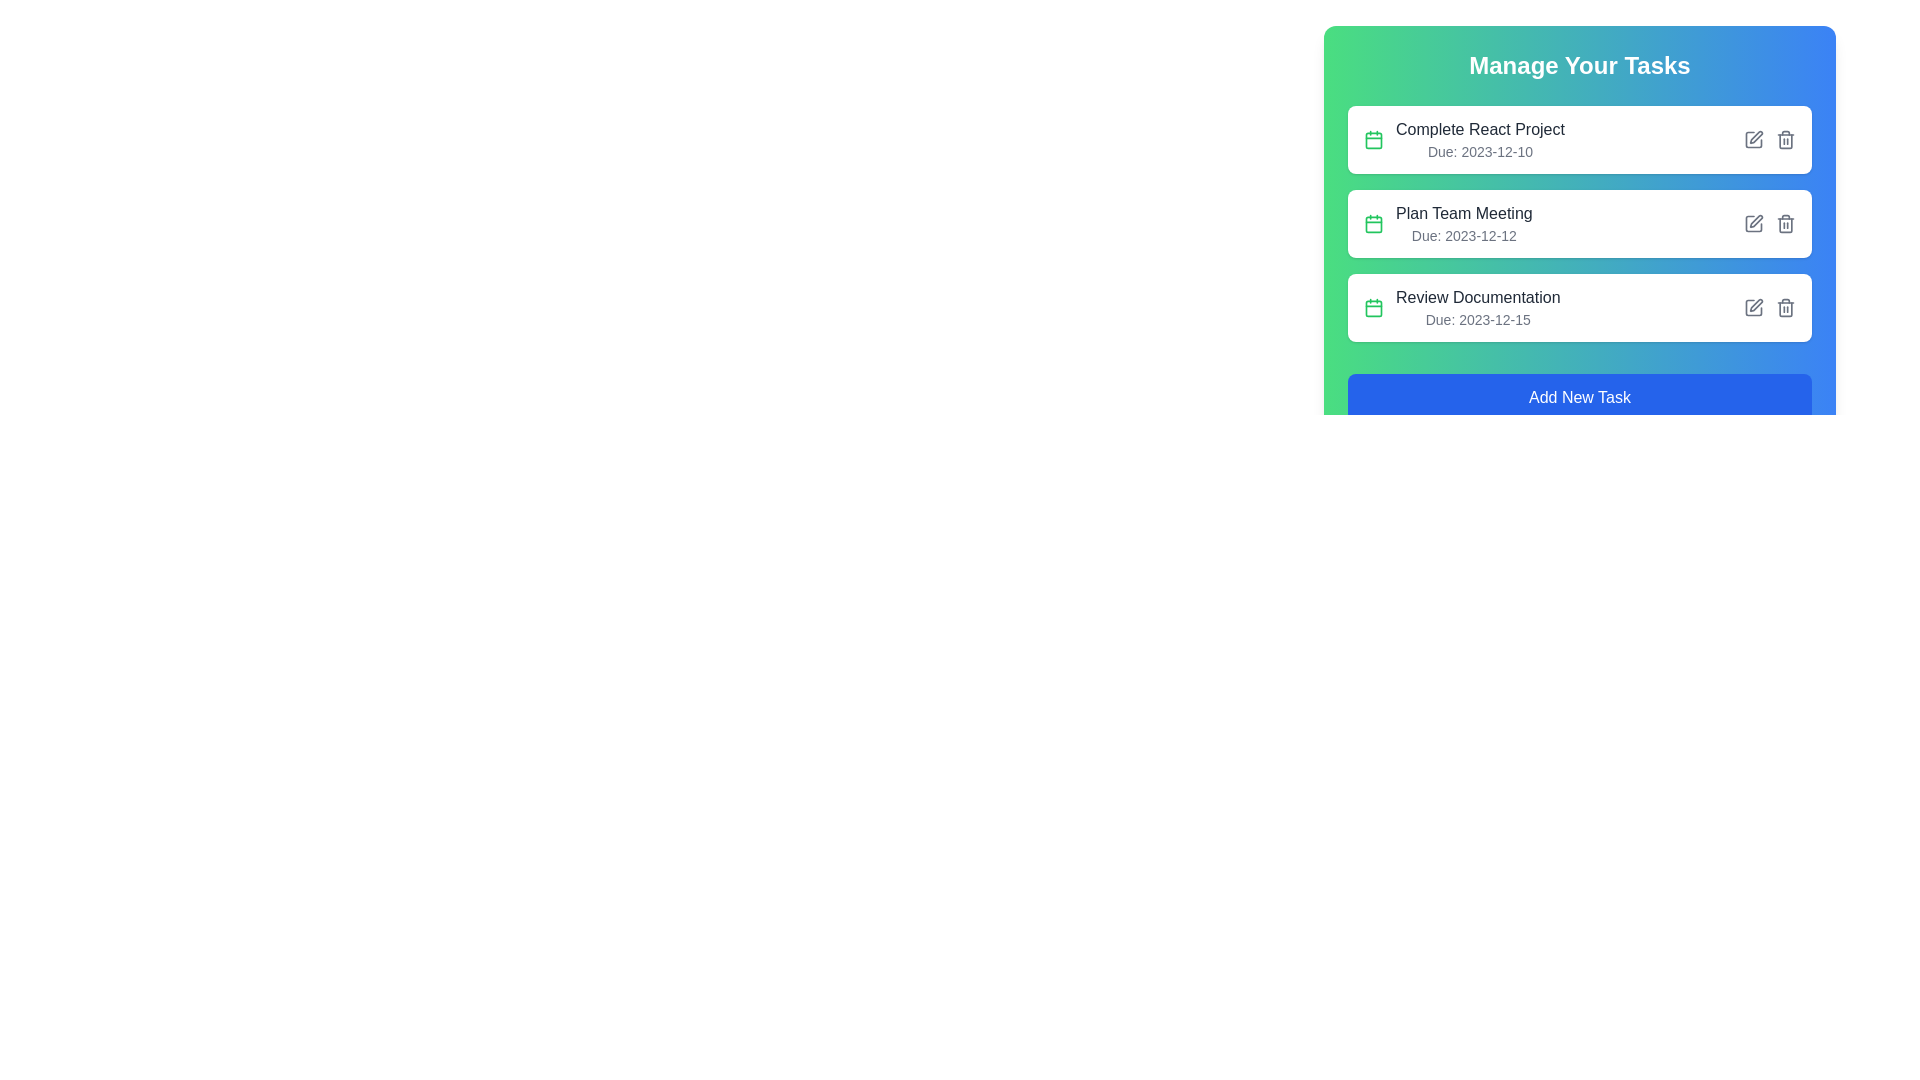 The image size is (1920, 1080). Describe the element at coordinates (1755, 221) in the screenshot. I see `the small graphical component resembling a pen's tip, located in the upper right area of the graphic button after the text 'Plan Team Meeting'` at that location.